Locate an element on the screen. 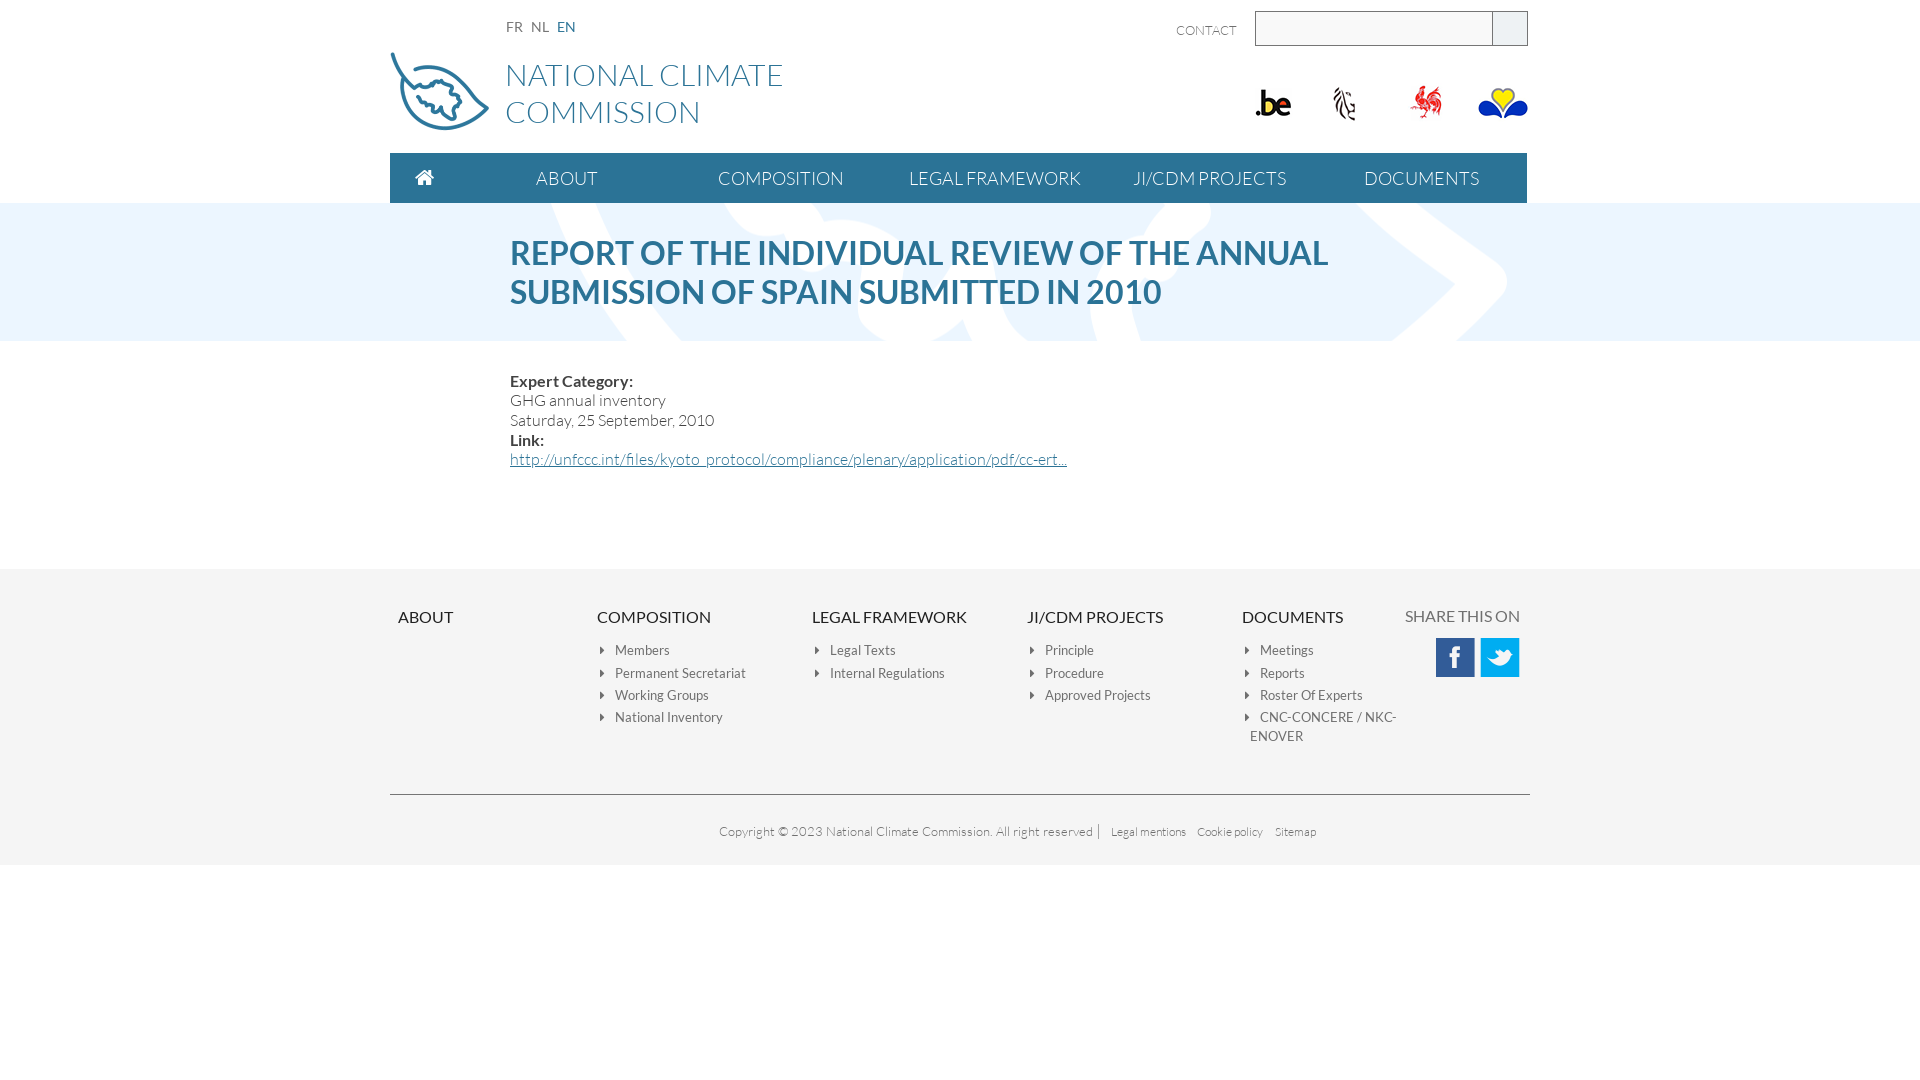  'Members' is located at coordinates (633, 650).